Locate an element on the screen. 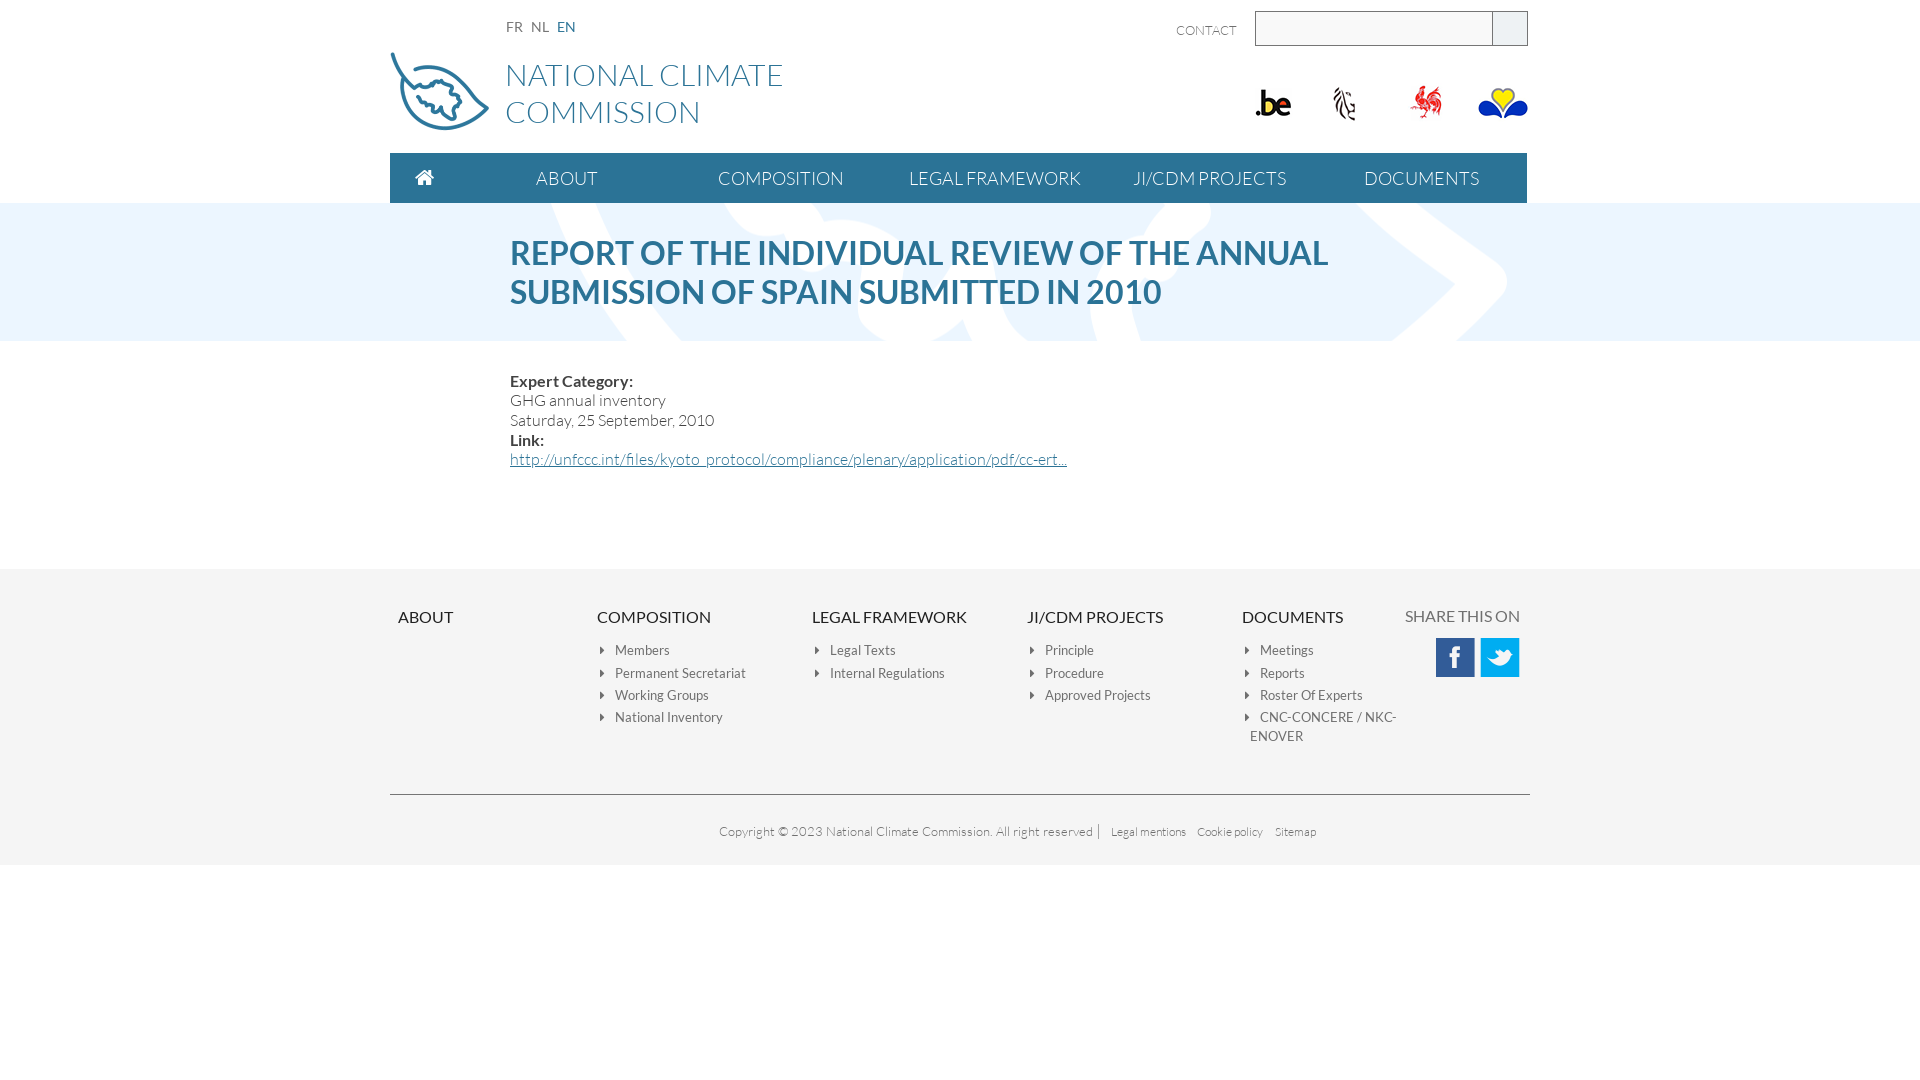  'Members' is located at coordinates (633, 650).